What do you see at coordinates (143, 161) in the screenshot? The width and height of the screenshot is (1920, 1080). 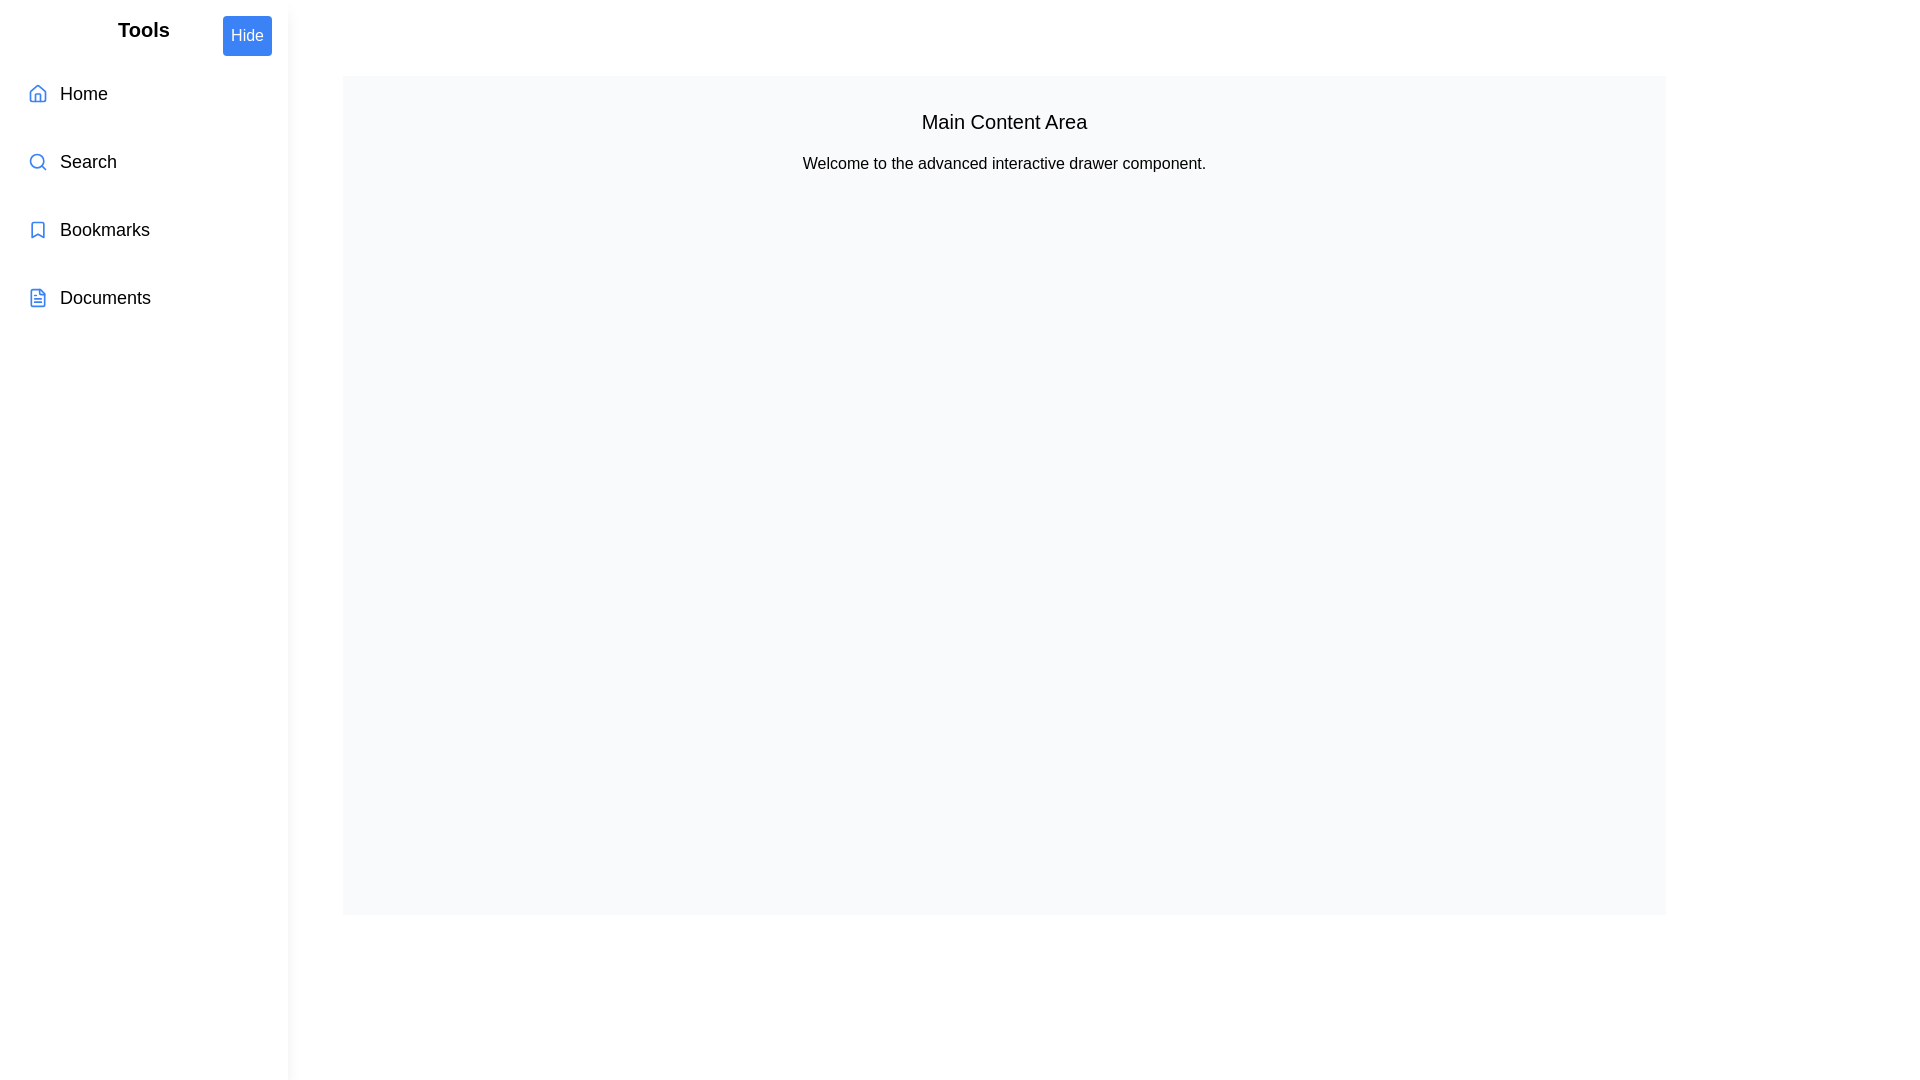 I see `the menu item Search from the drawer` at bounding box center [143, 161].